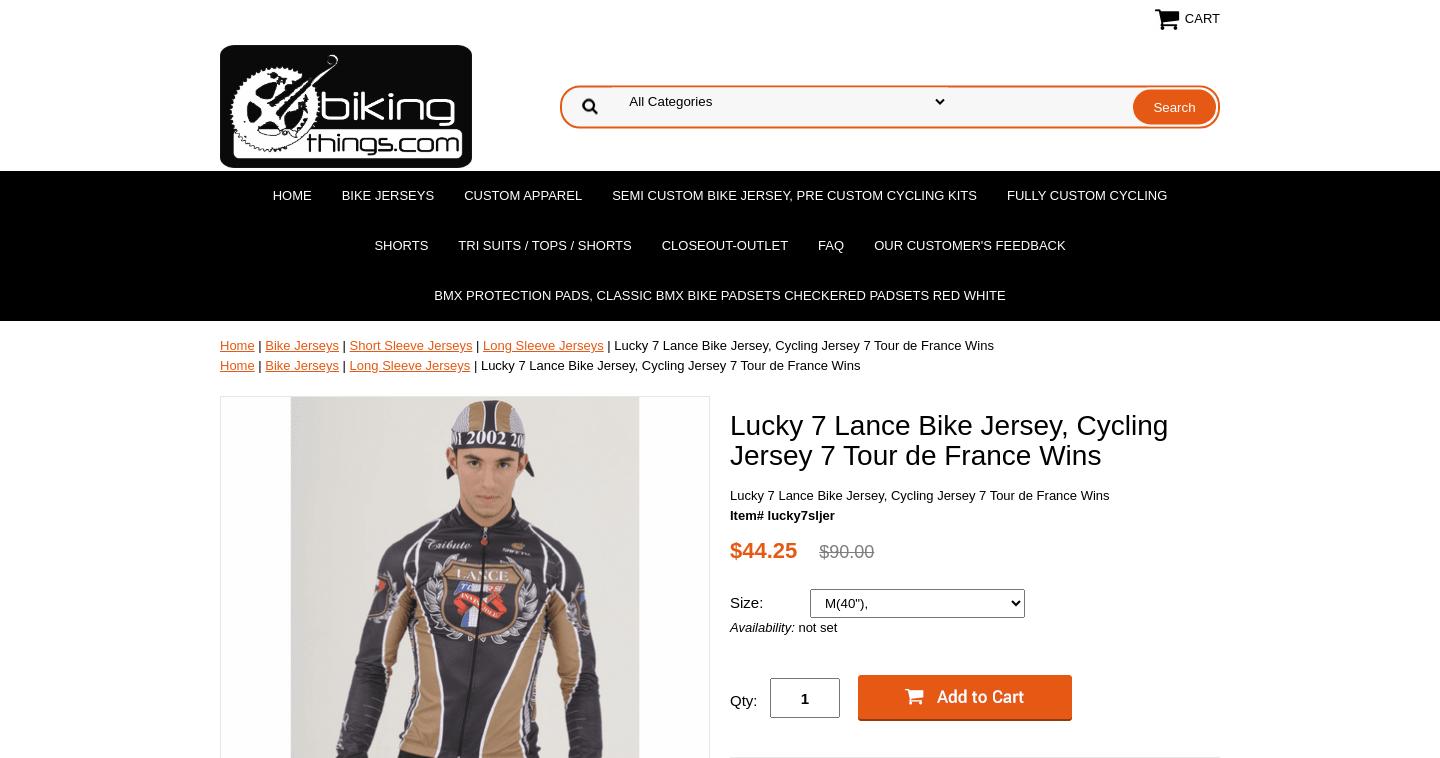  What do you see at coordinates (762, 549) in the screenshot?
I see `'$44.25'` at bounding box center [762, 549].